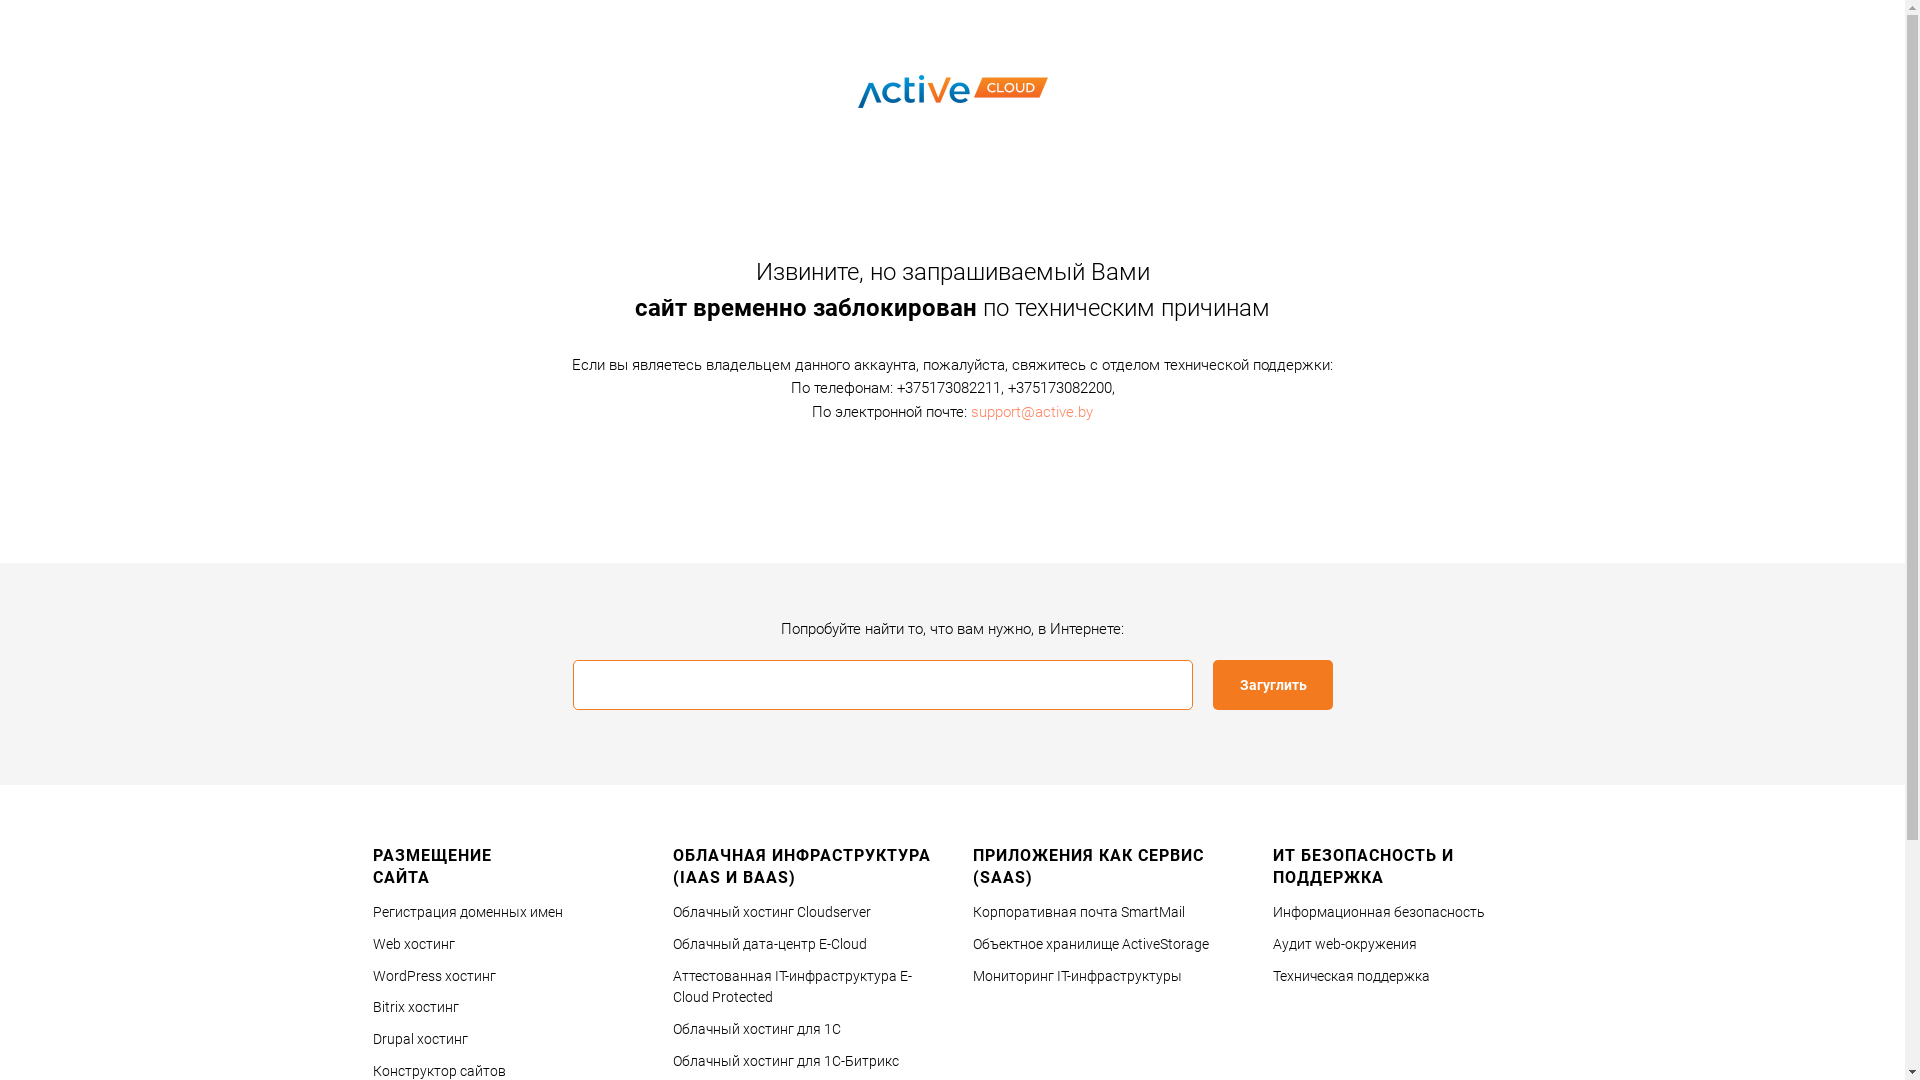 This screenshot has width=1920, height=1080. Describe the element at coordinates (895, 388) in the screenshot. I see `'+375173082211'` at that location.